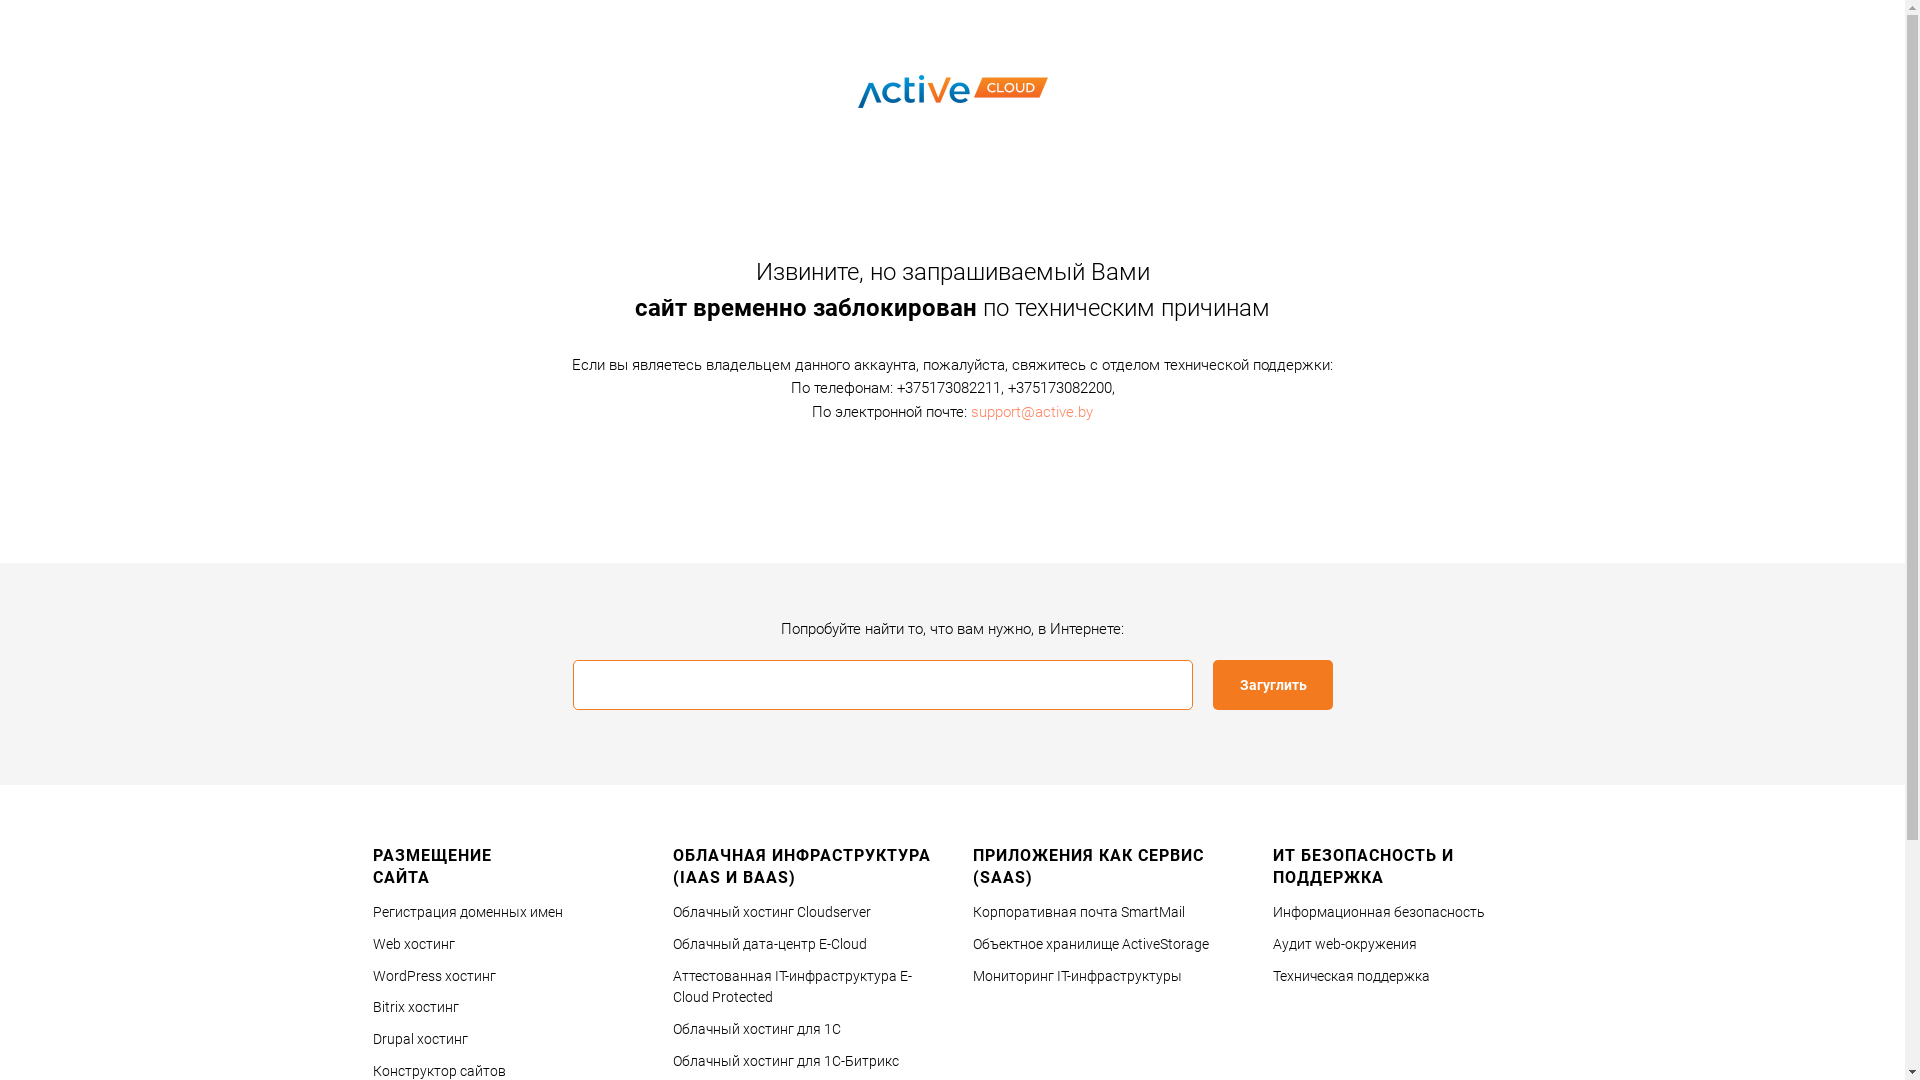 This screenshot has width=1920, height=1080. Describe the element at coordinates (895, 388) in the screenshot. I see `'+375173082211'` at that location.